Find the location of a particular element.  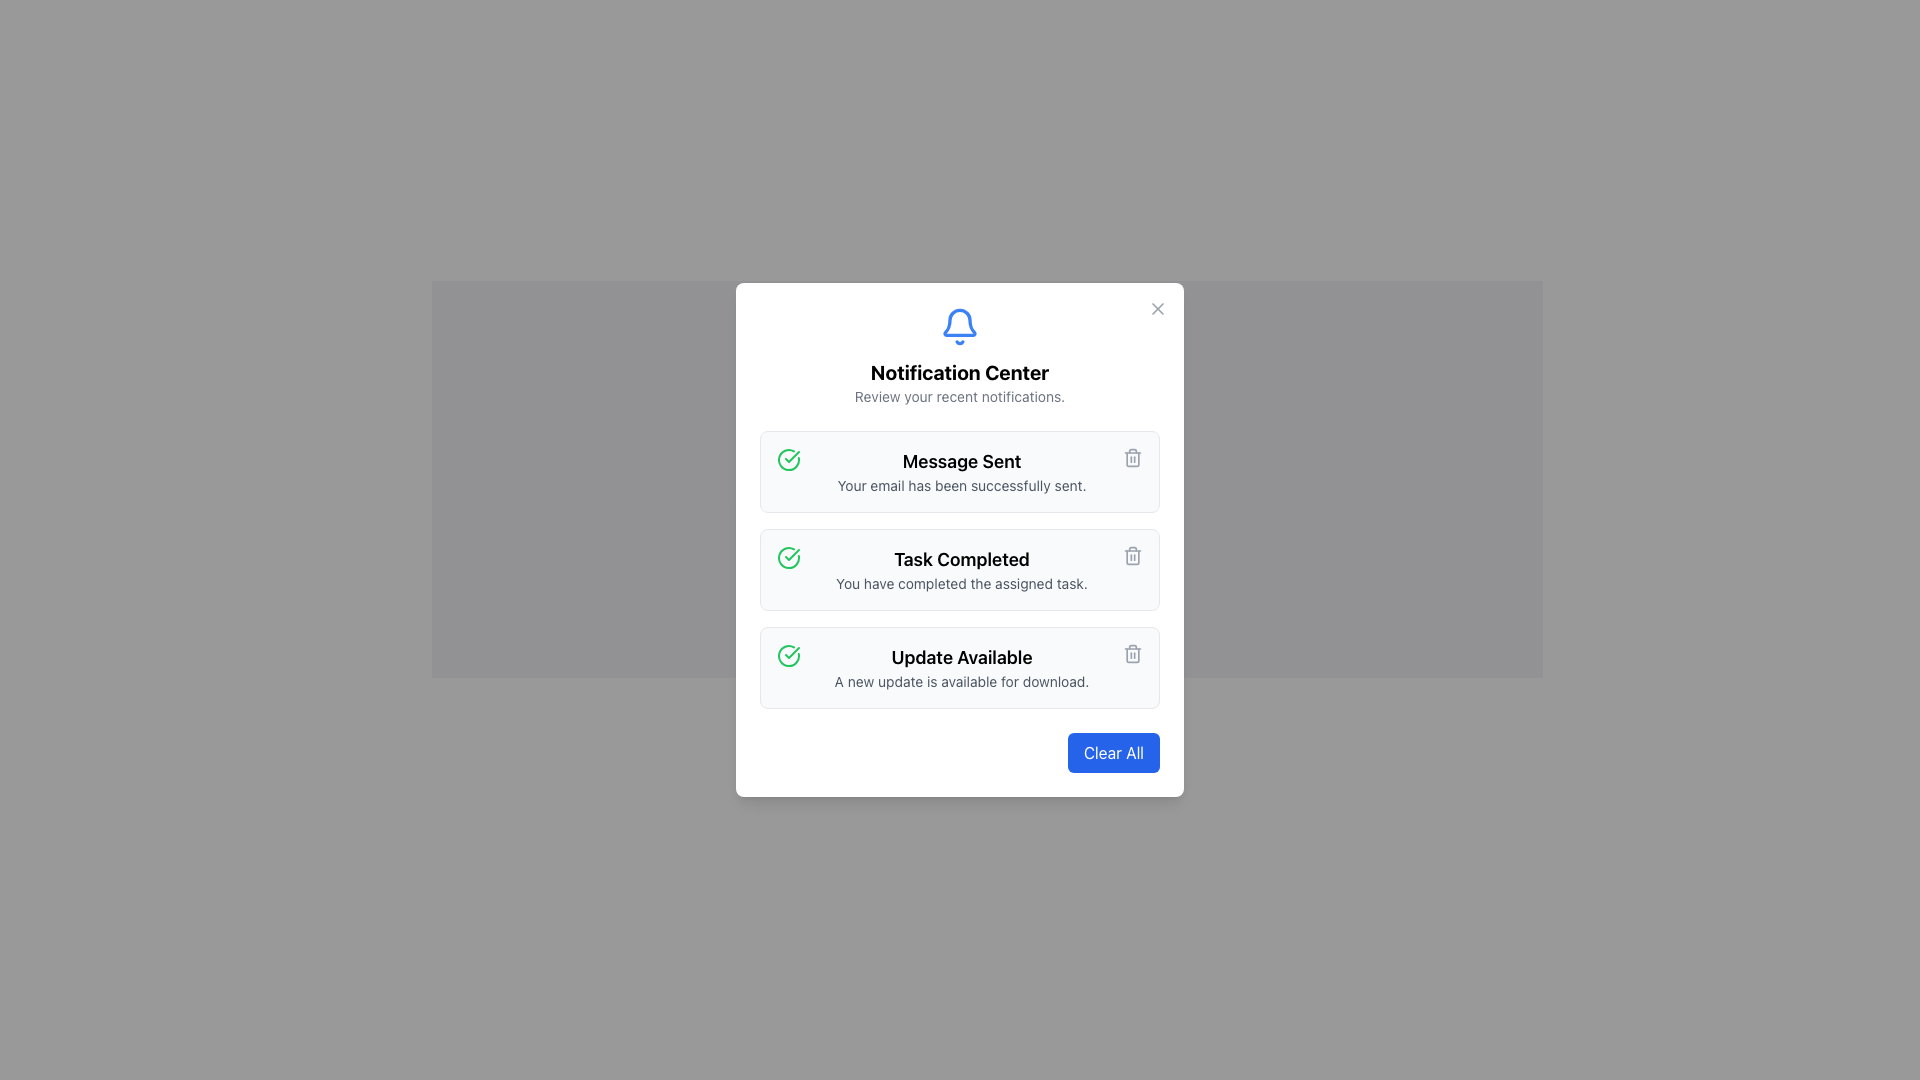

the notification icon, which is centrally positioned above the text 'Notification Center' and 'Review your recent notifications.' is located at coordinates (960, 326).